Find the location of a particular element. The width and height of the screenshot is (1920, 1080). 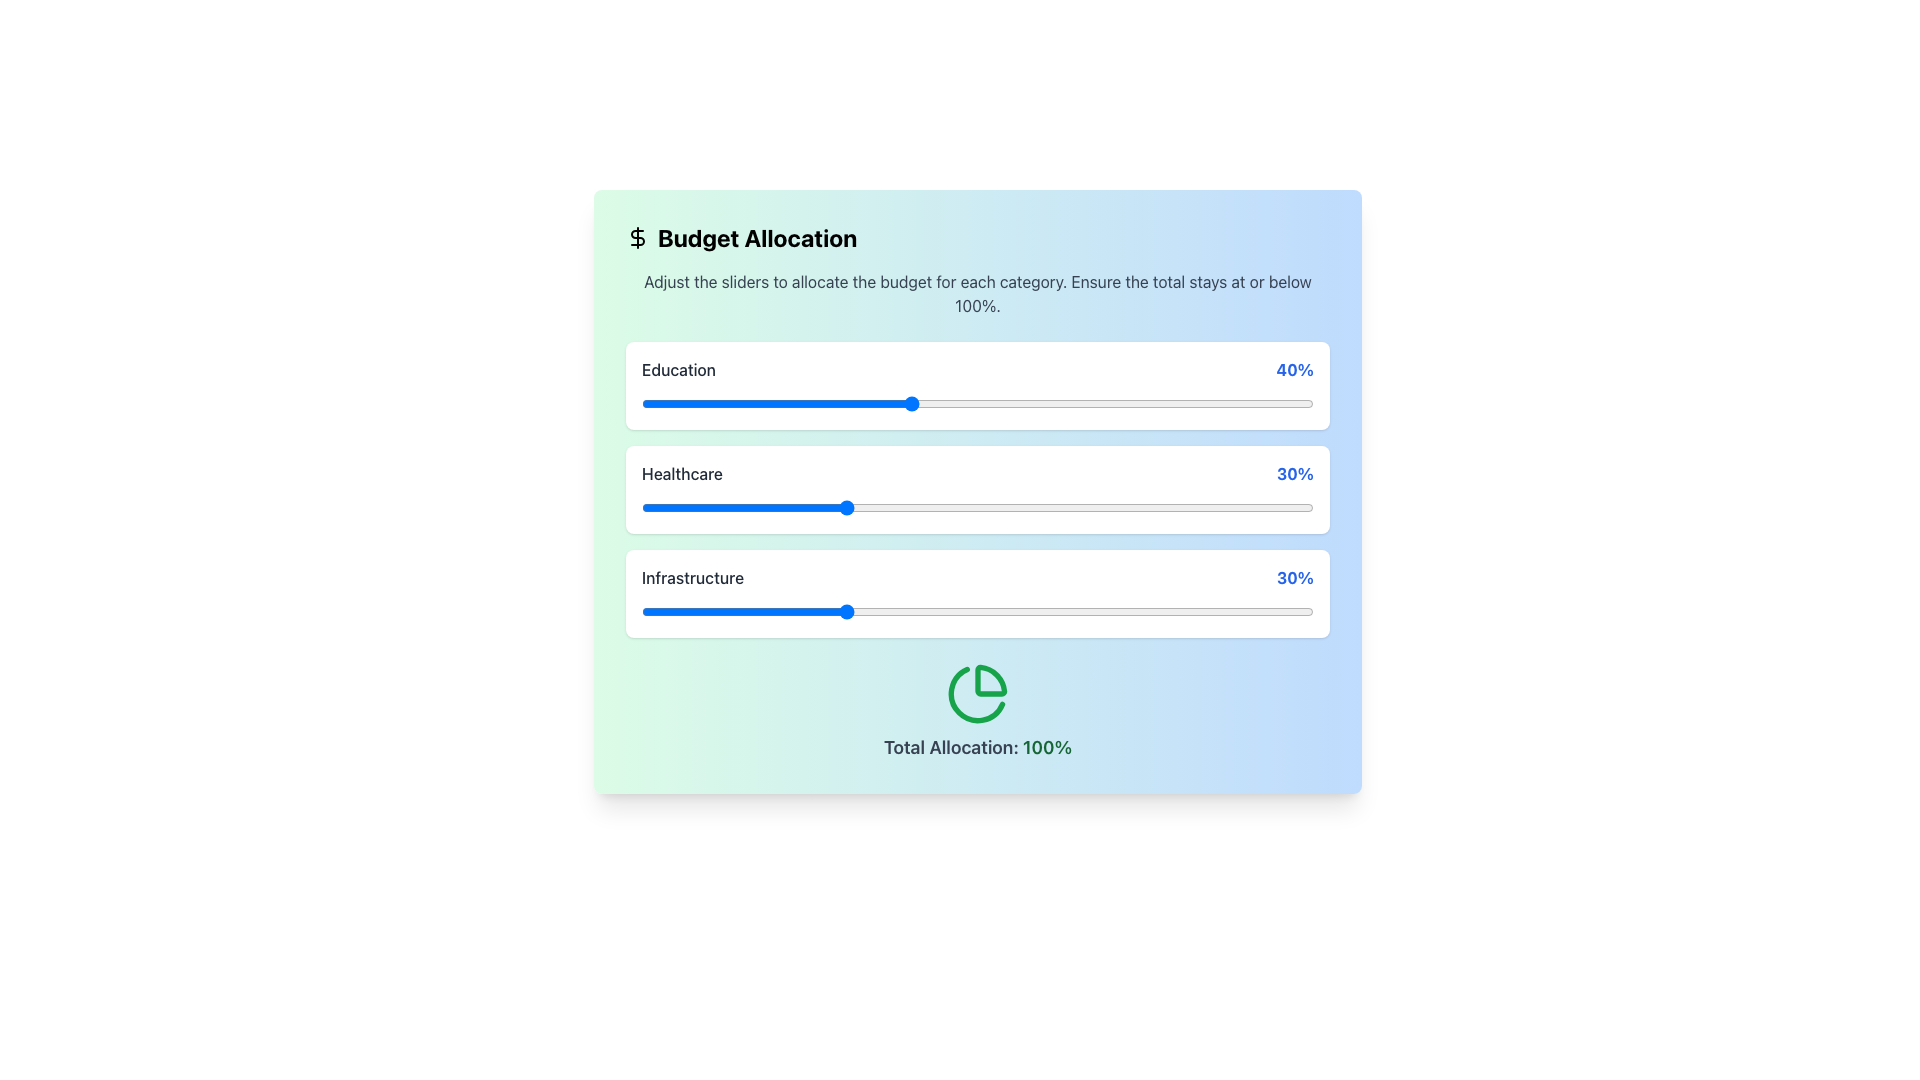

healthcare allocation is located at coordinates (923, 507).